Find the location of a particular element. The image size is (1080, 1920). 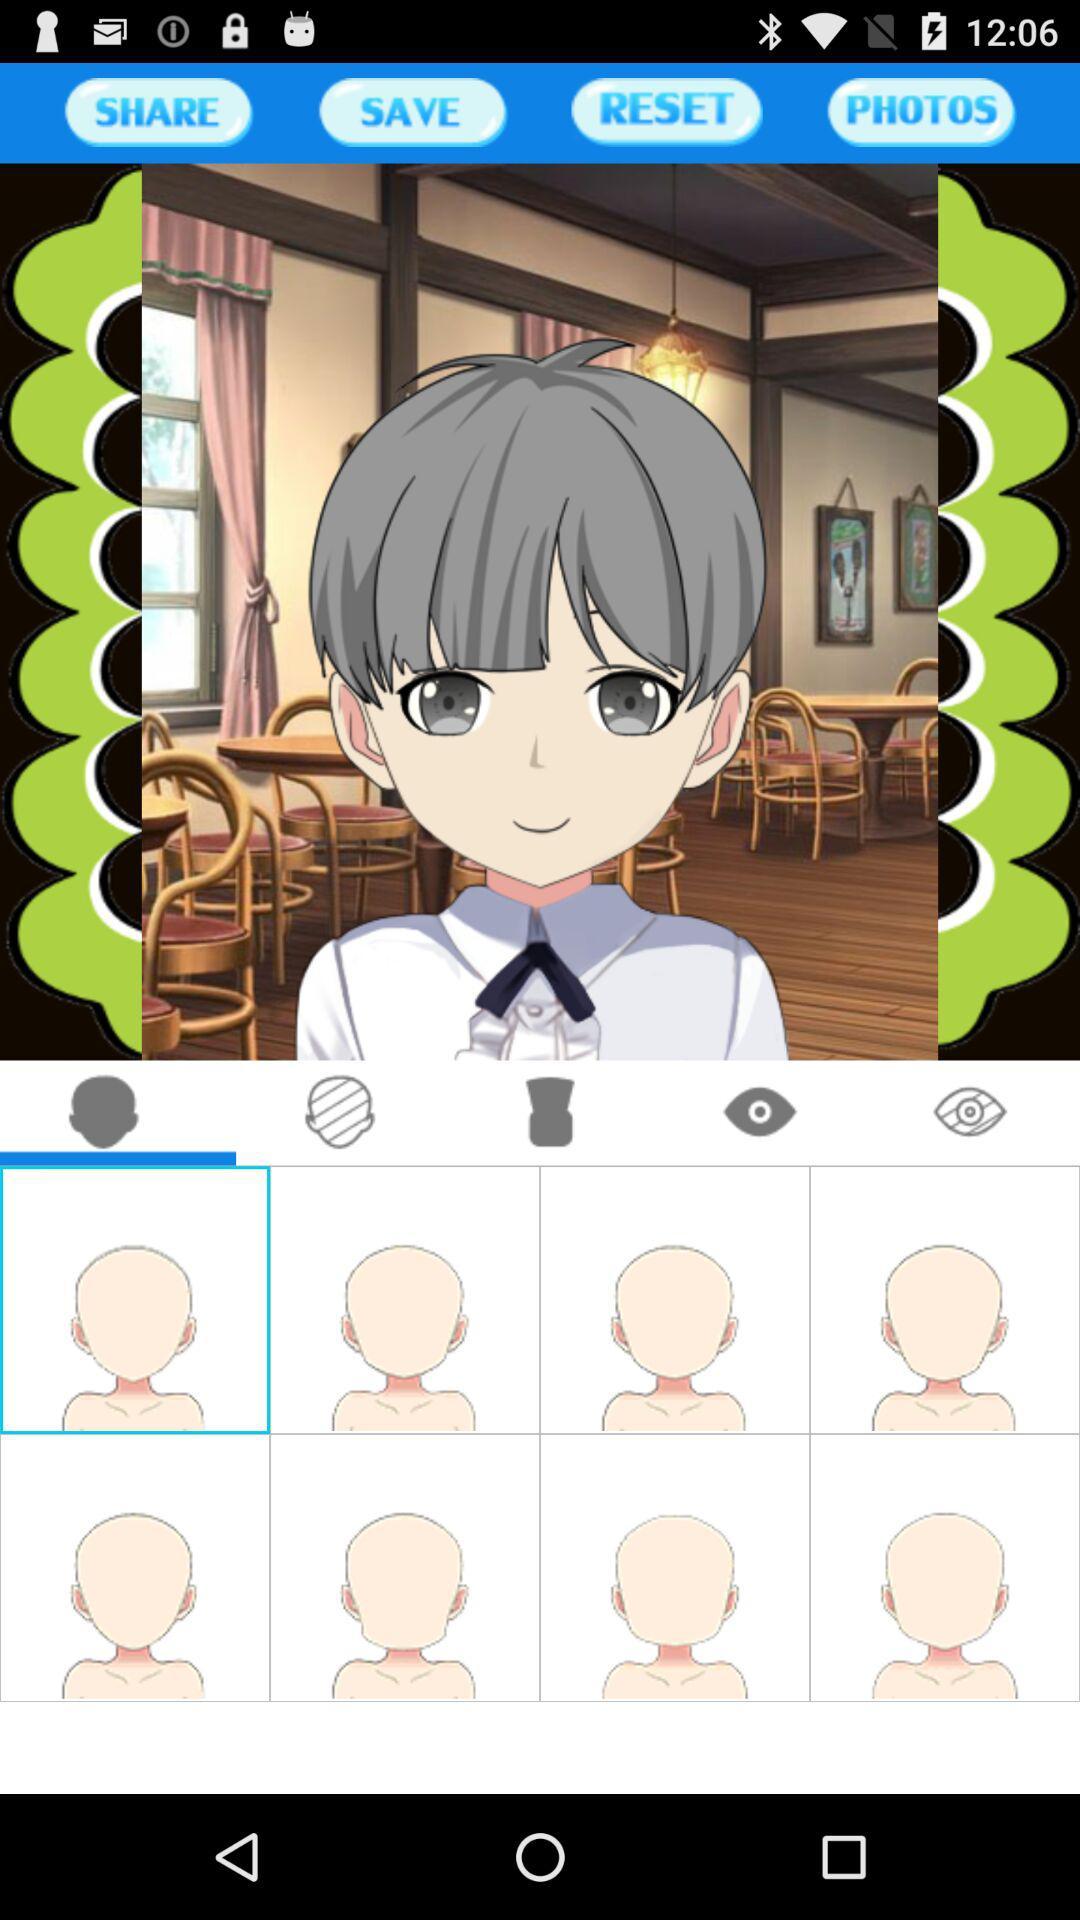

choose facial shape is located at coordinates (104, 1112).